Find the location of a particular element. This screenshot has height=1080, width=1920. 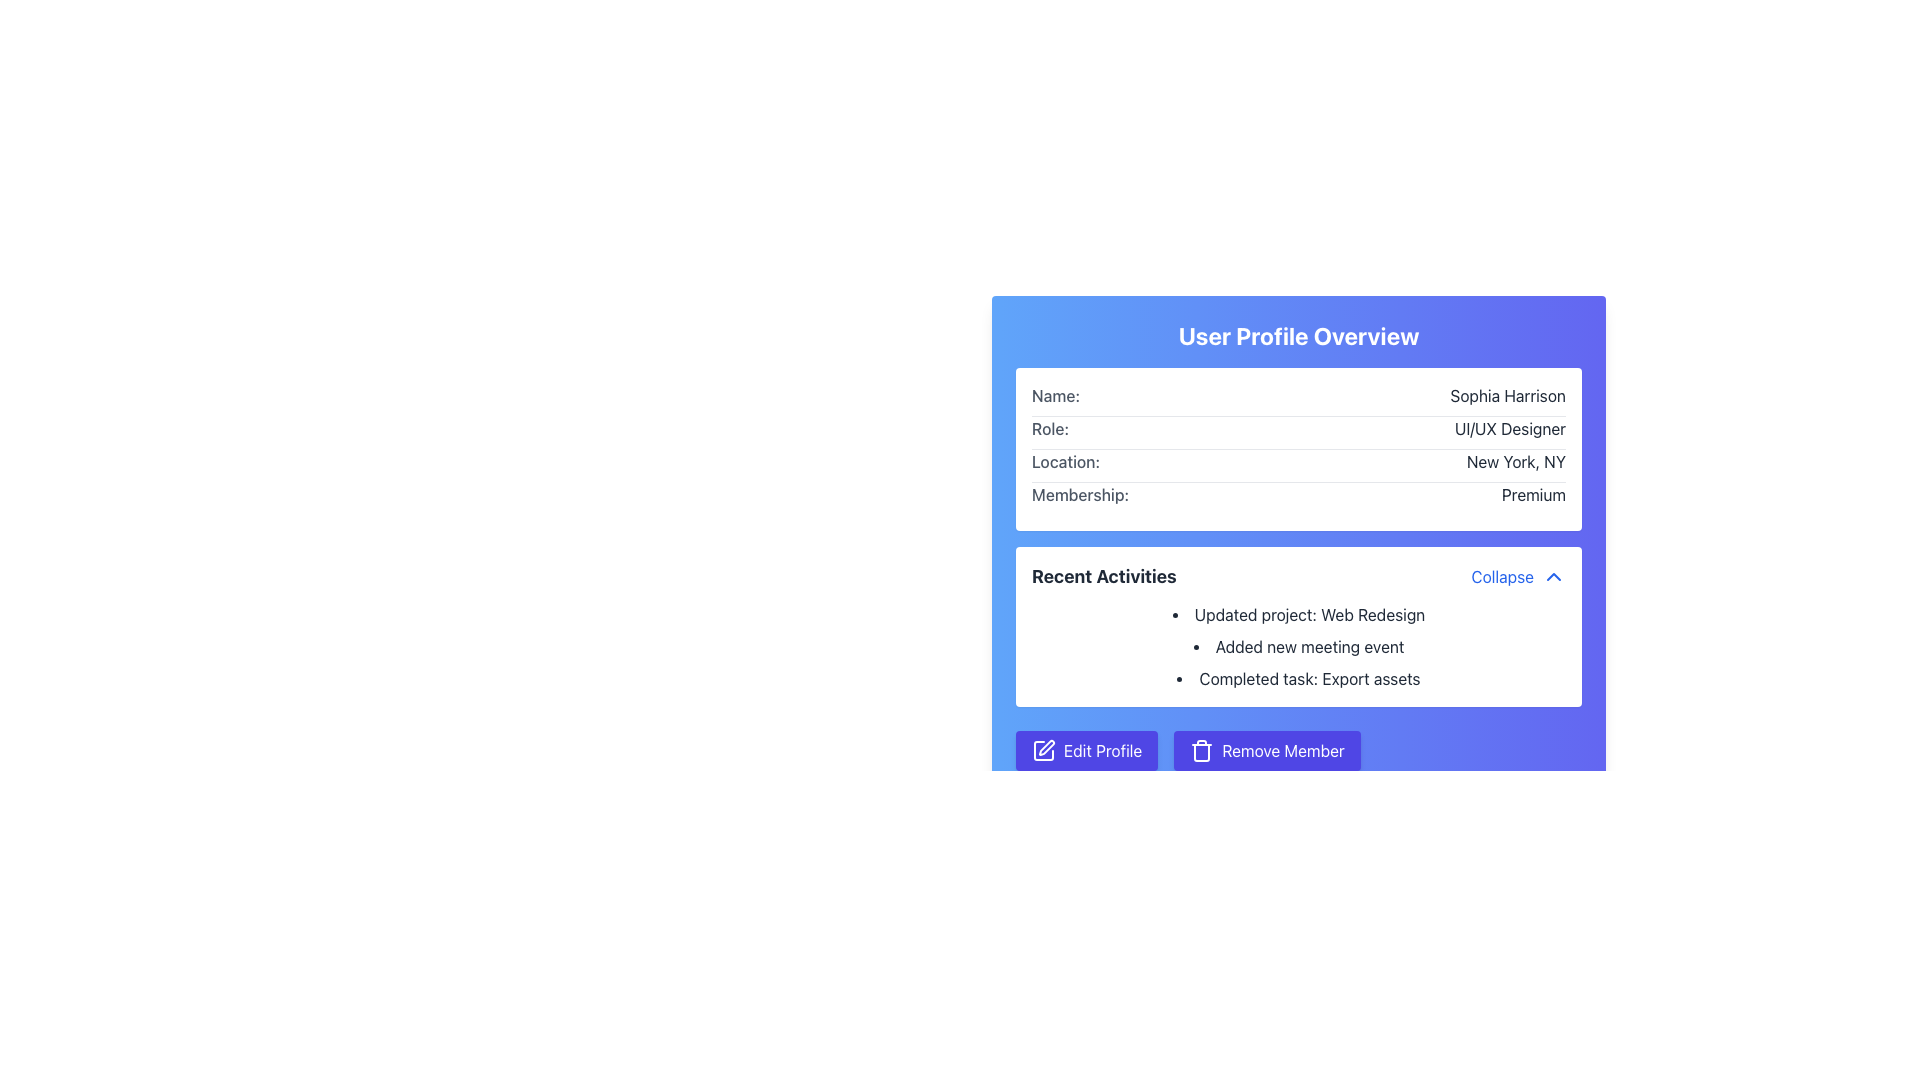

text of the first list item under the 'Recent Activities' section, which displays 'Updated project: Web Redesign' is located at coordinates (1299, 613).